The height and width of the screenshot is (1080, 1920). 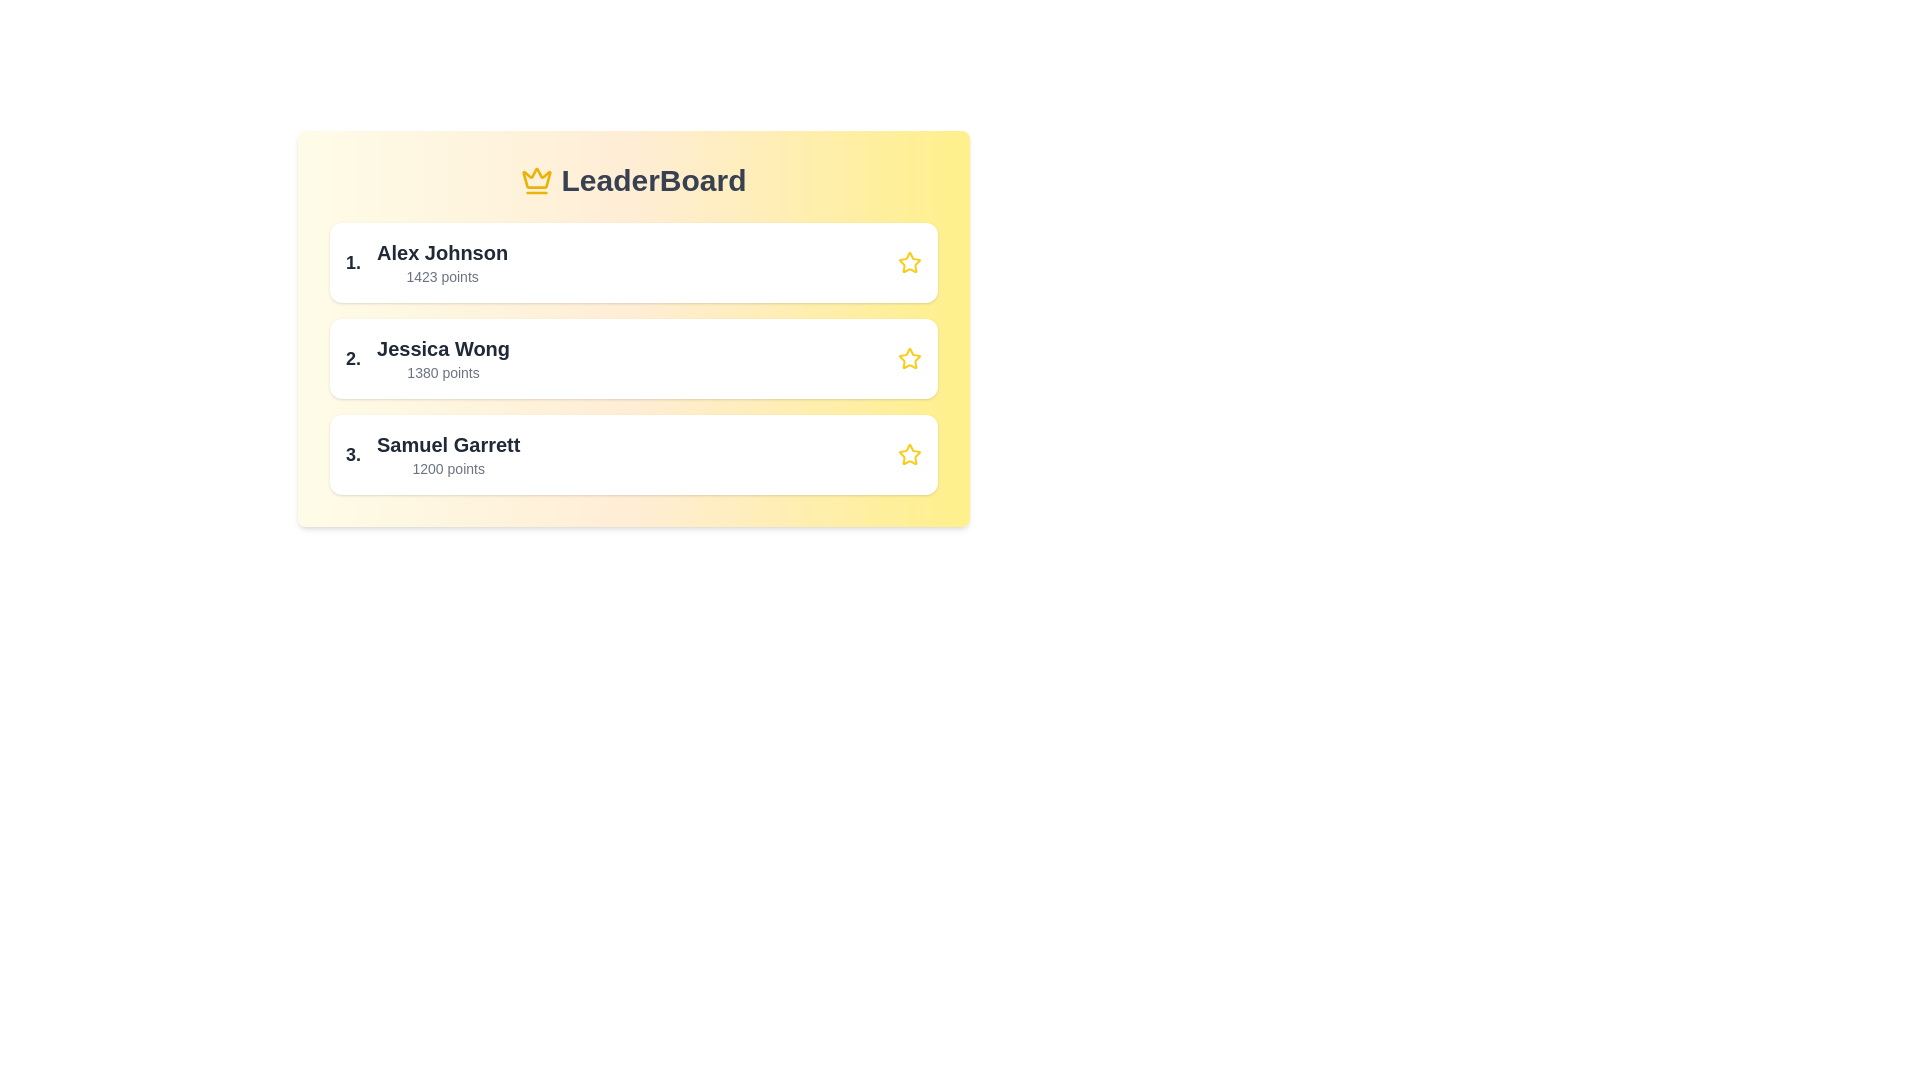 What do you see at coordinates (632, 261) in the screenshot?
I see `the entry of player Alex Johnson` at bounding box center [632, 261].